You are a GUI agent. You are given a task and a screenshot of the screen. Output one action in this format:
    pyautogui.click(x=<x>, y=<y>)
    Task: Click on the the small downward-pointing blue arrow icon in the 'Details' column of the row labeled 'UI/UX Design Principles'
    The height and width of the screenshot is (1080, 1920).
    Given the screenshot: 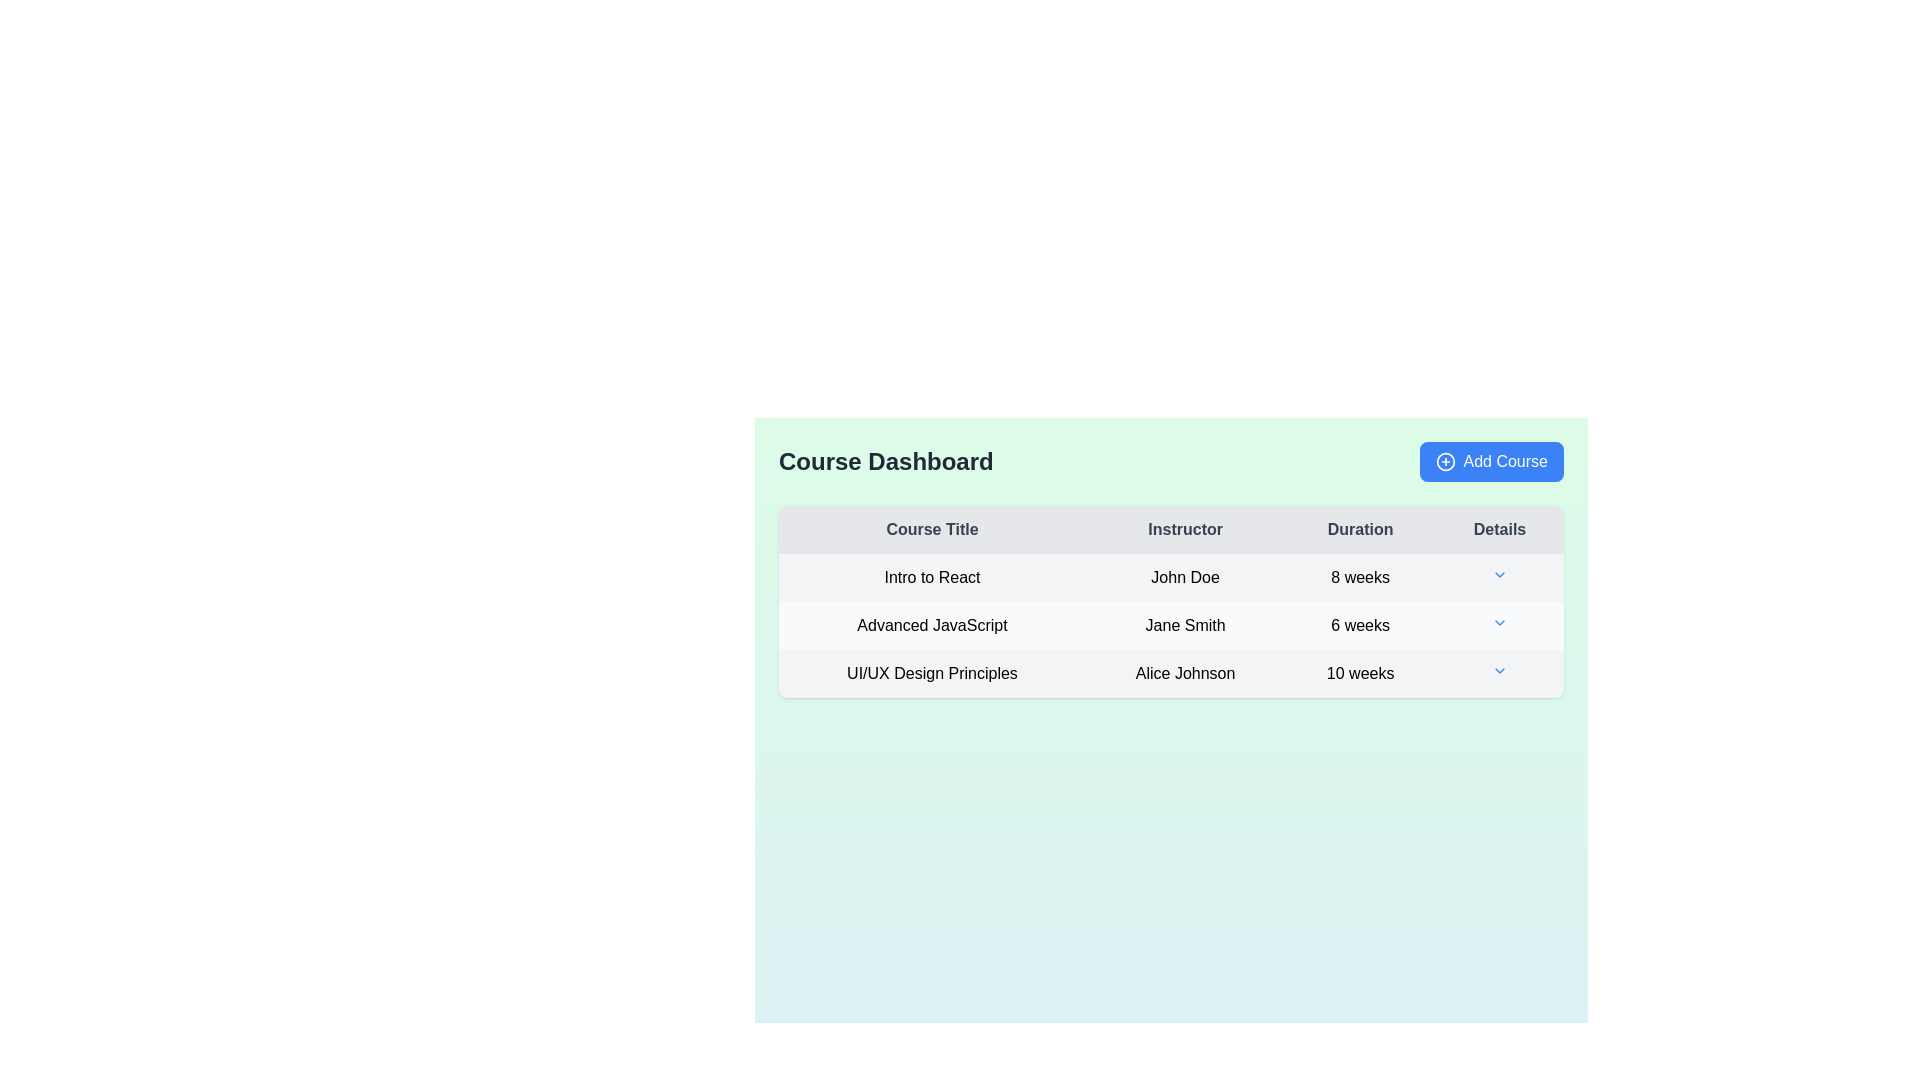 What is the action you would take?
    pyautogui.click(x=1500, y=674)
    